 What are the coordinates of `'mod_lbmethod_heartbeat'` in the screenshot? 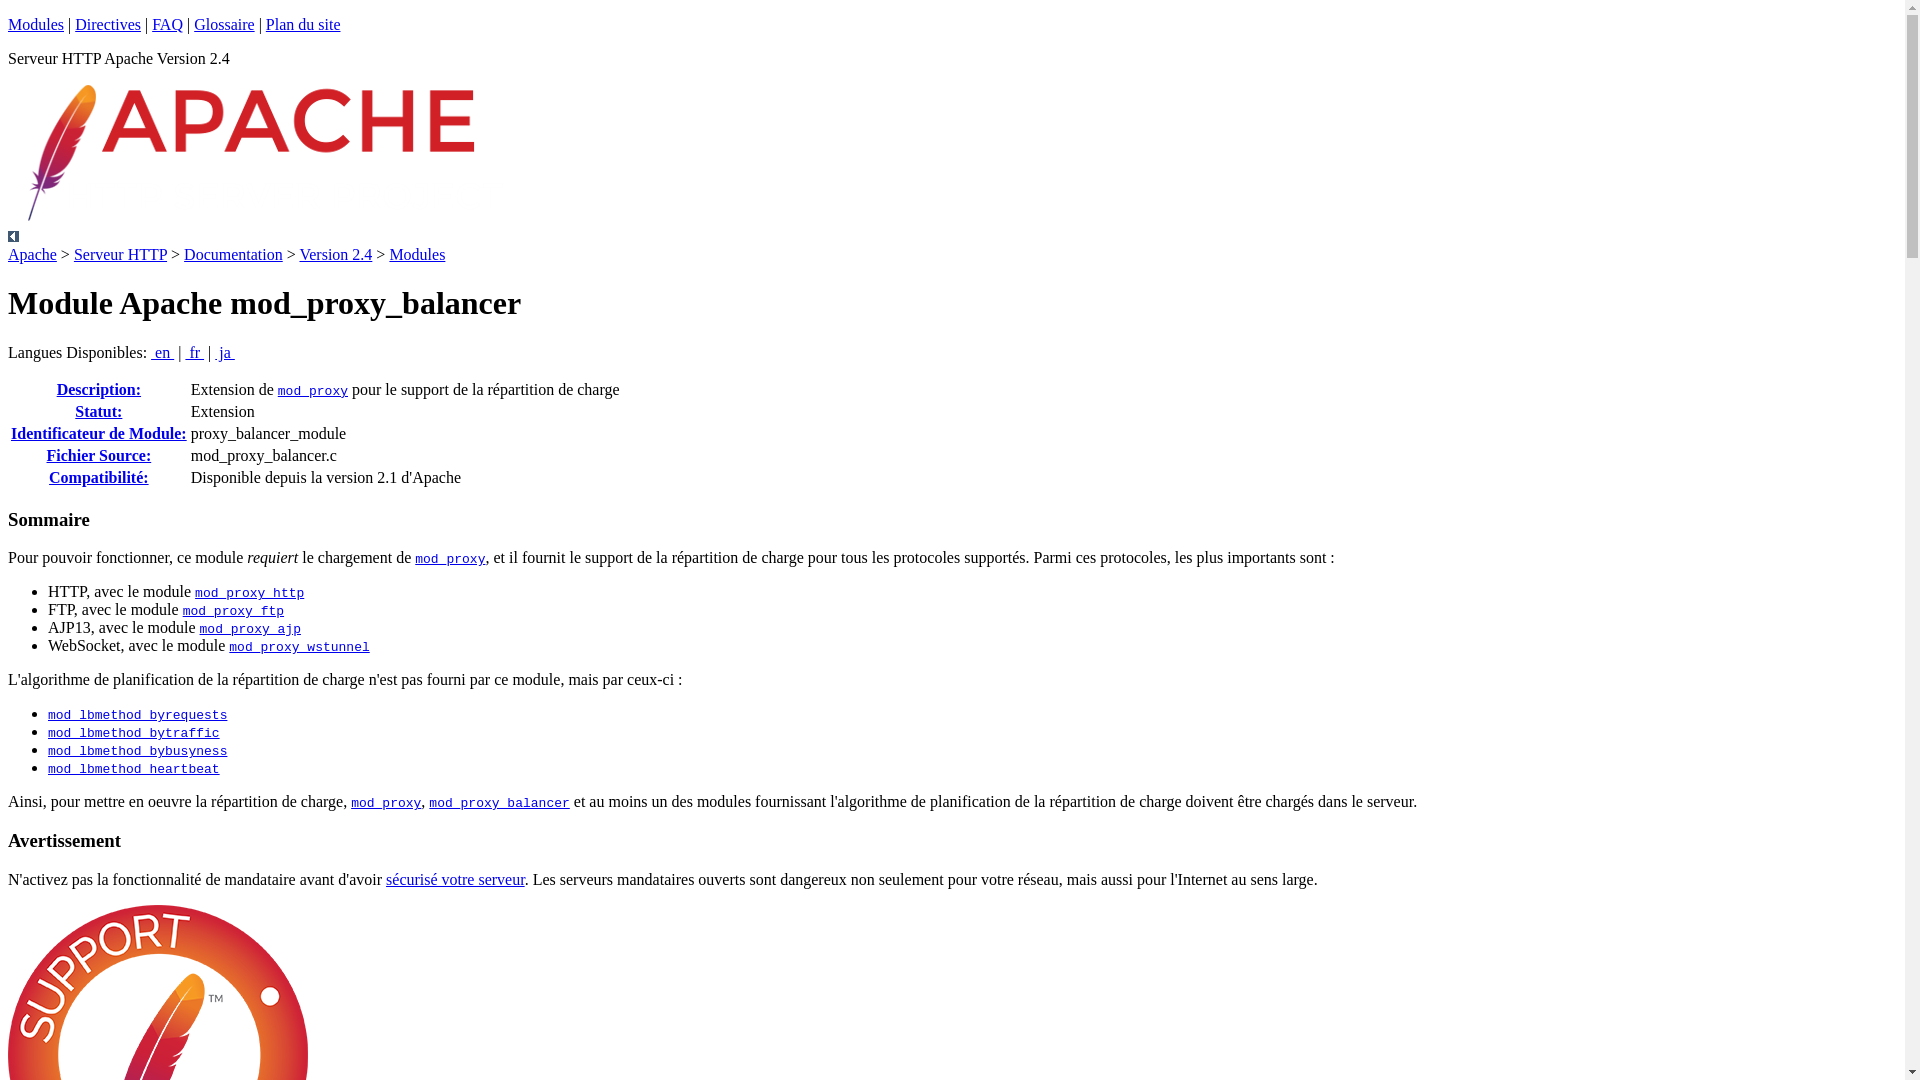 It's located at (48, 768).